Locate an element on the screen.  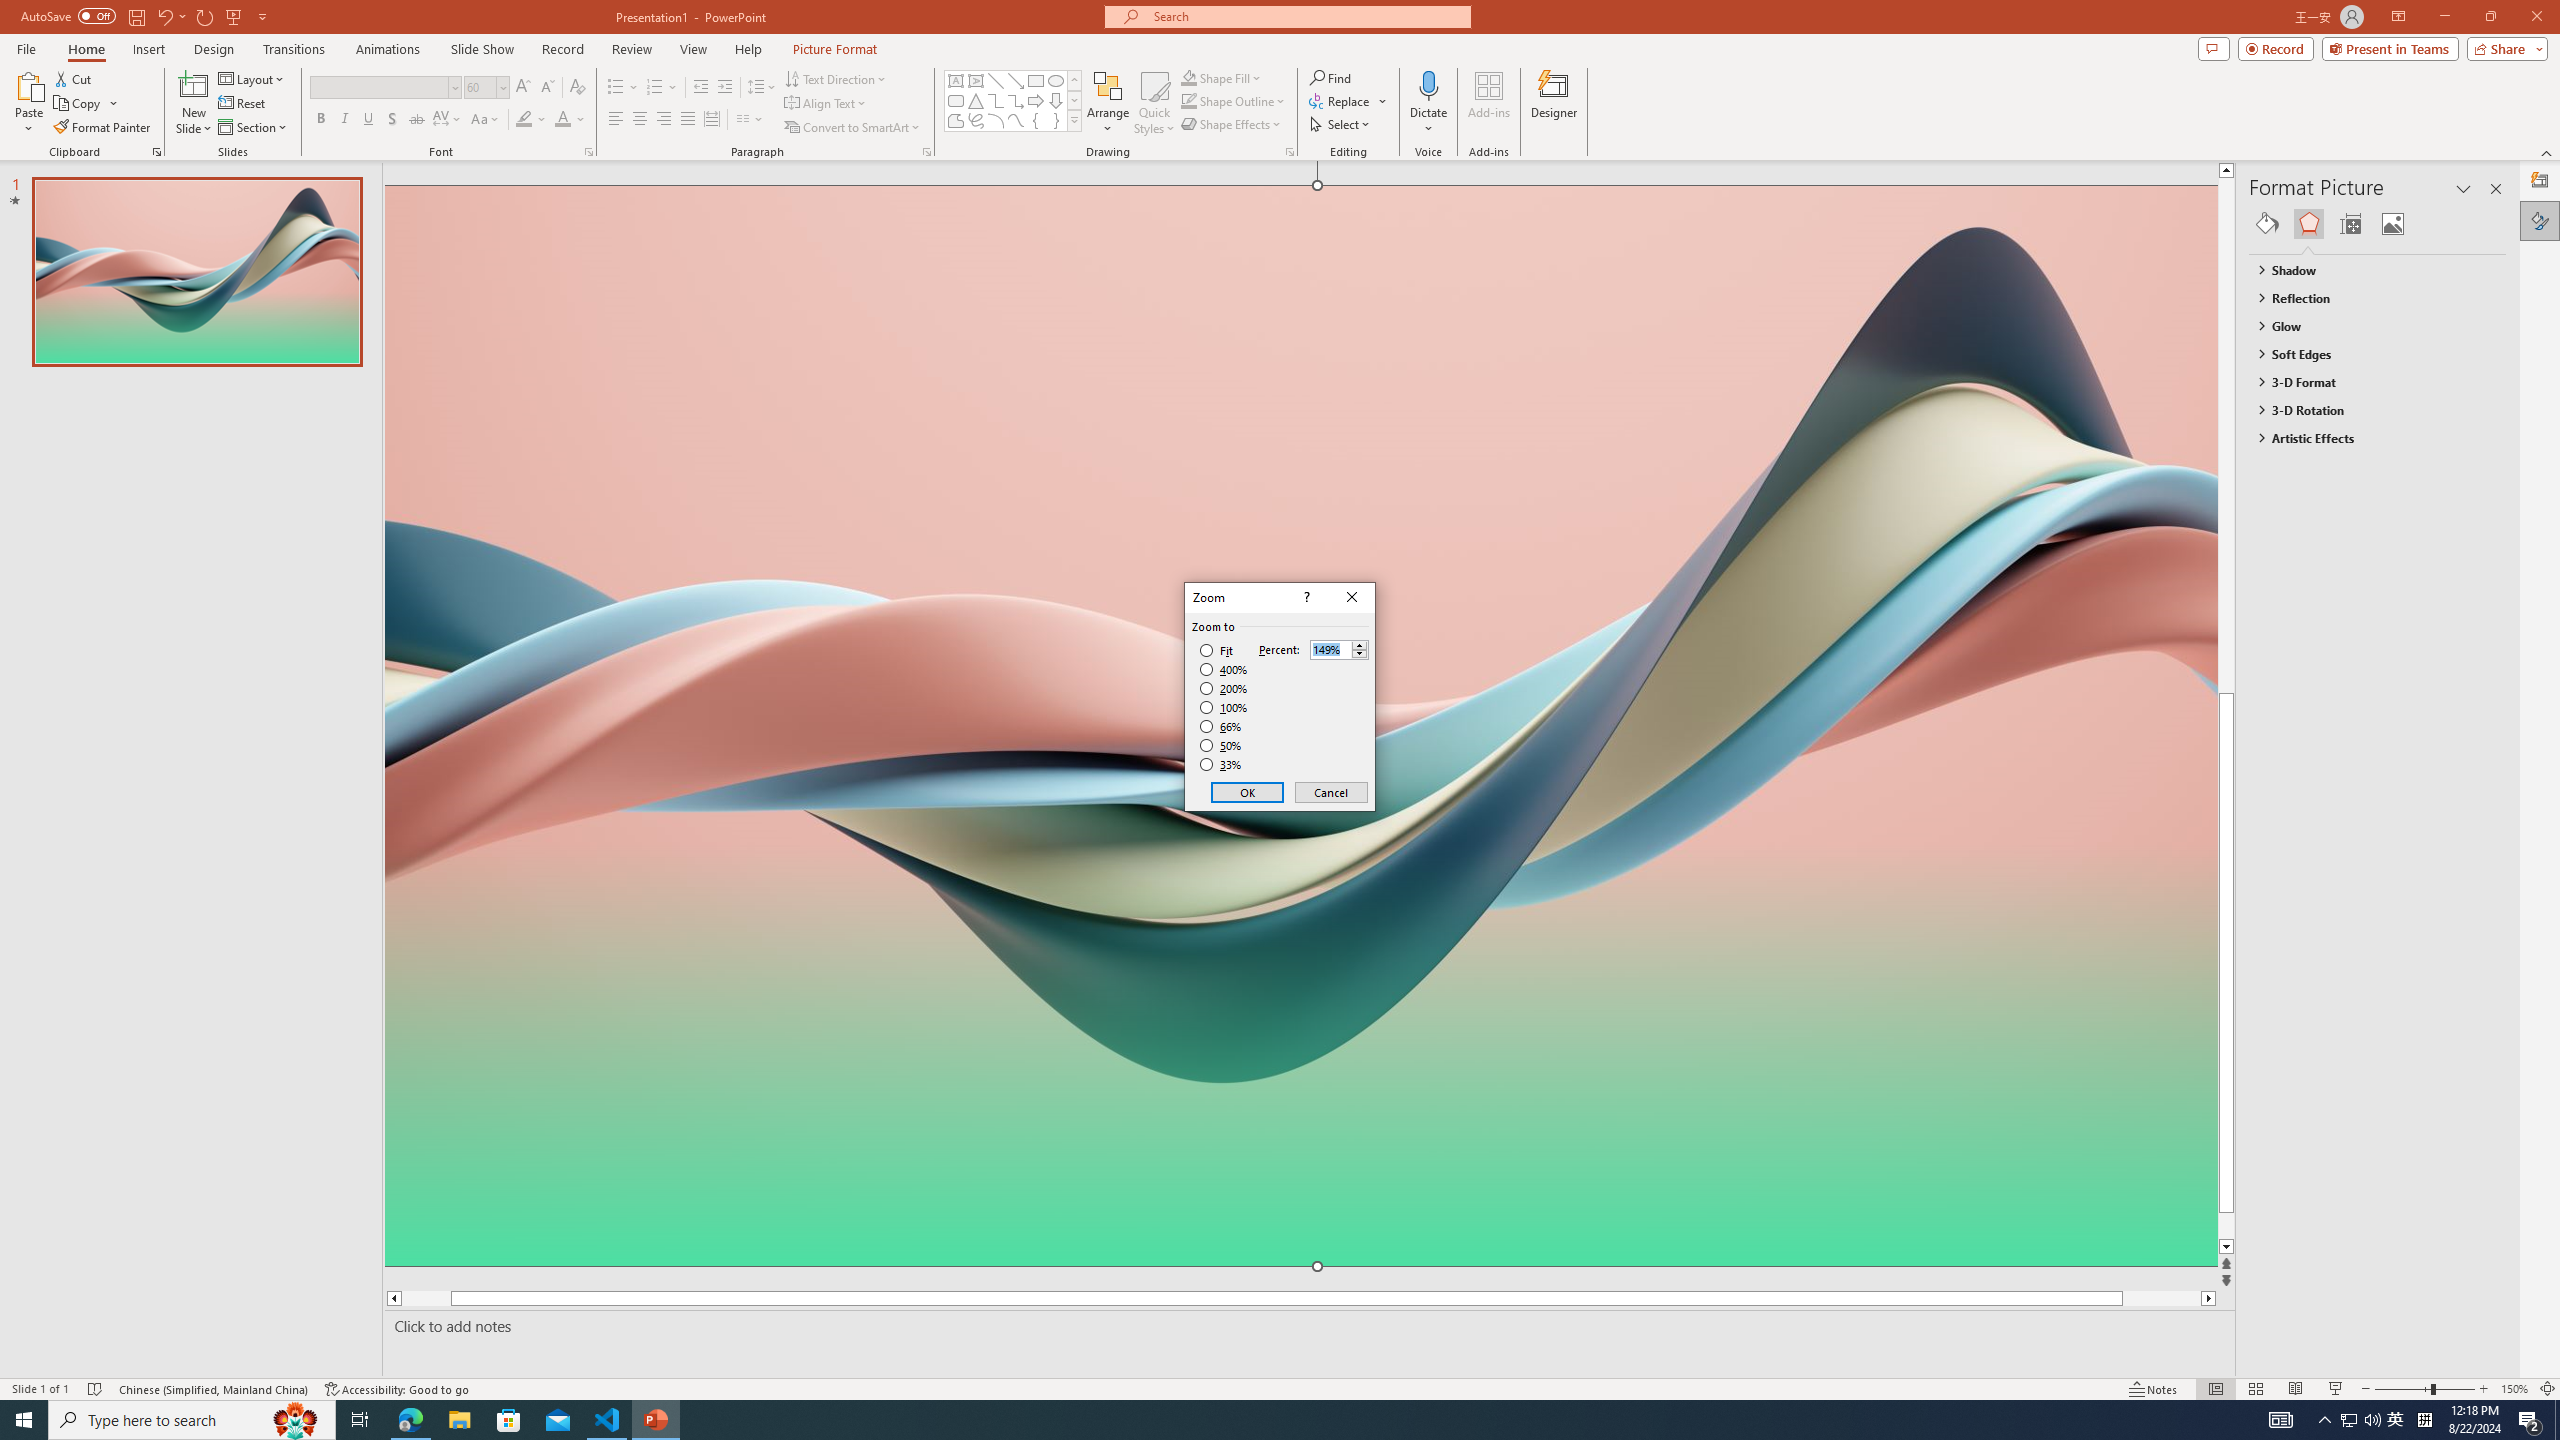
'File Explorer' is located at coordinates (458, 1418).